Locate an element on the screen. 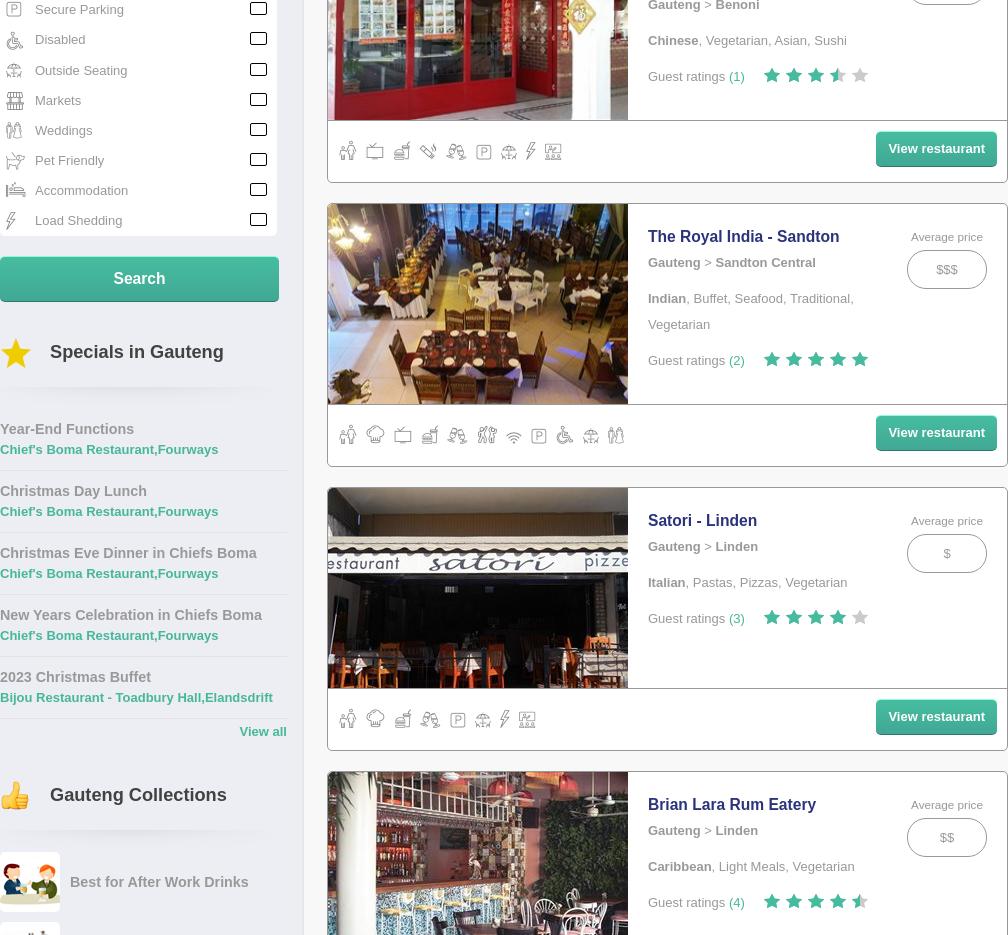 The width and height of the screenshot is (1008, 935). 'Accommodation' is located at coordinates (81, 189).